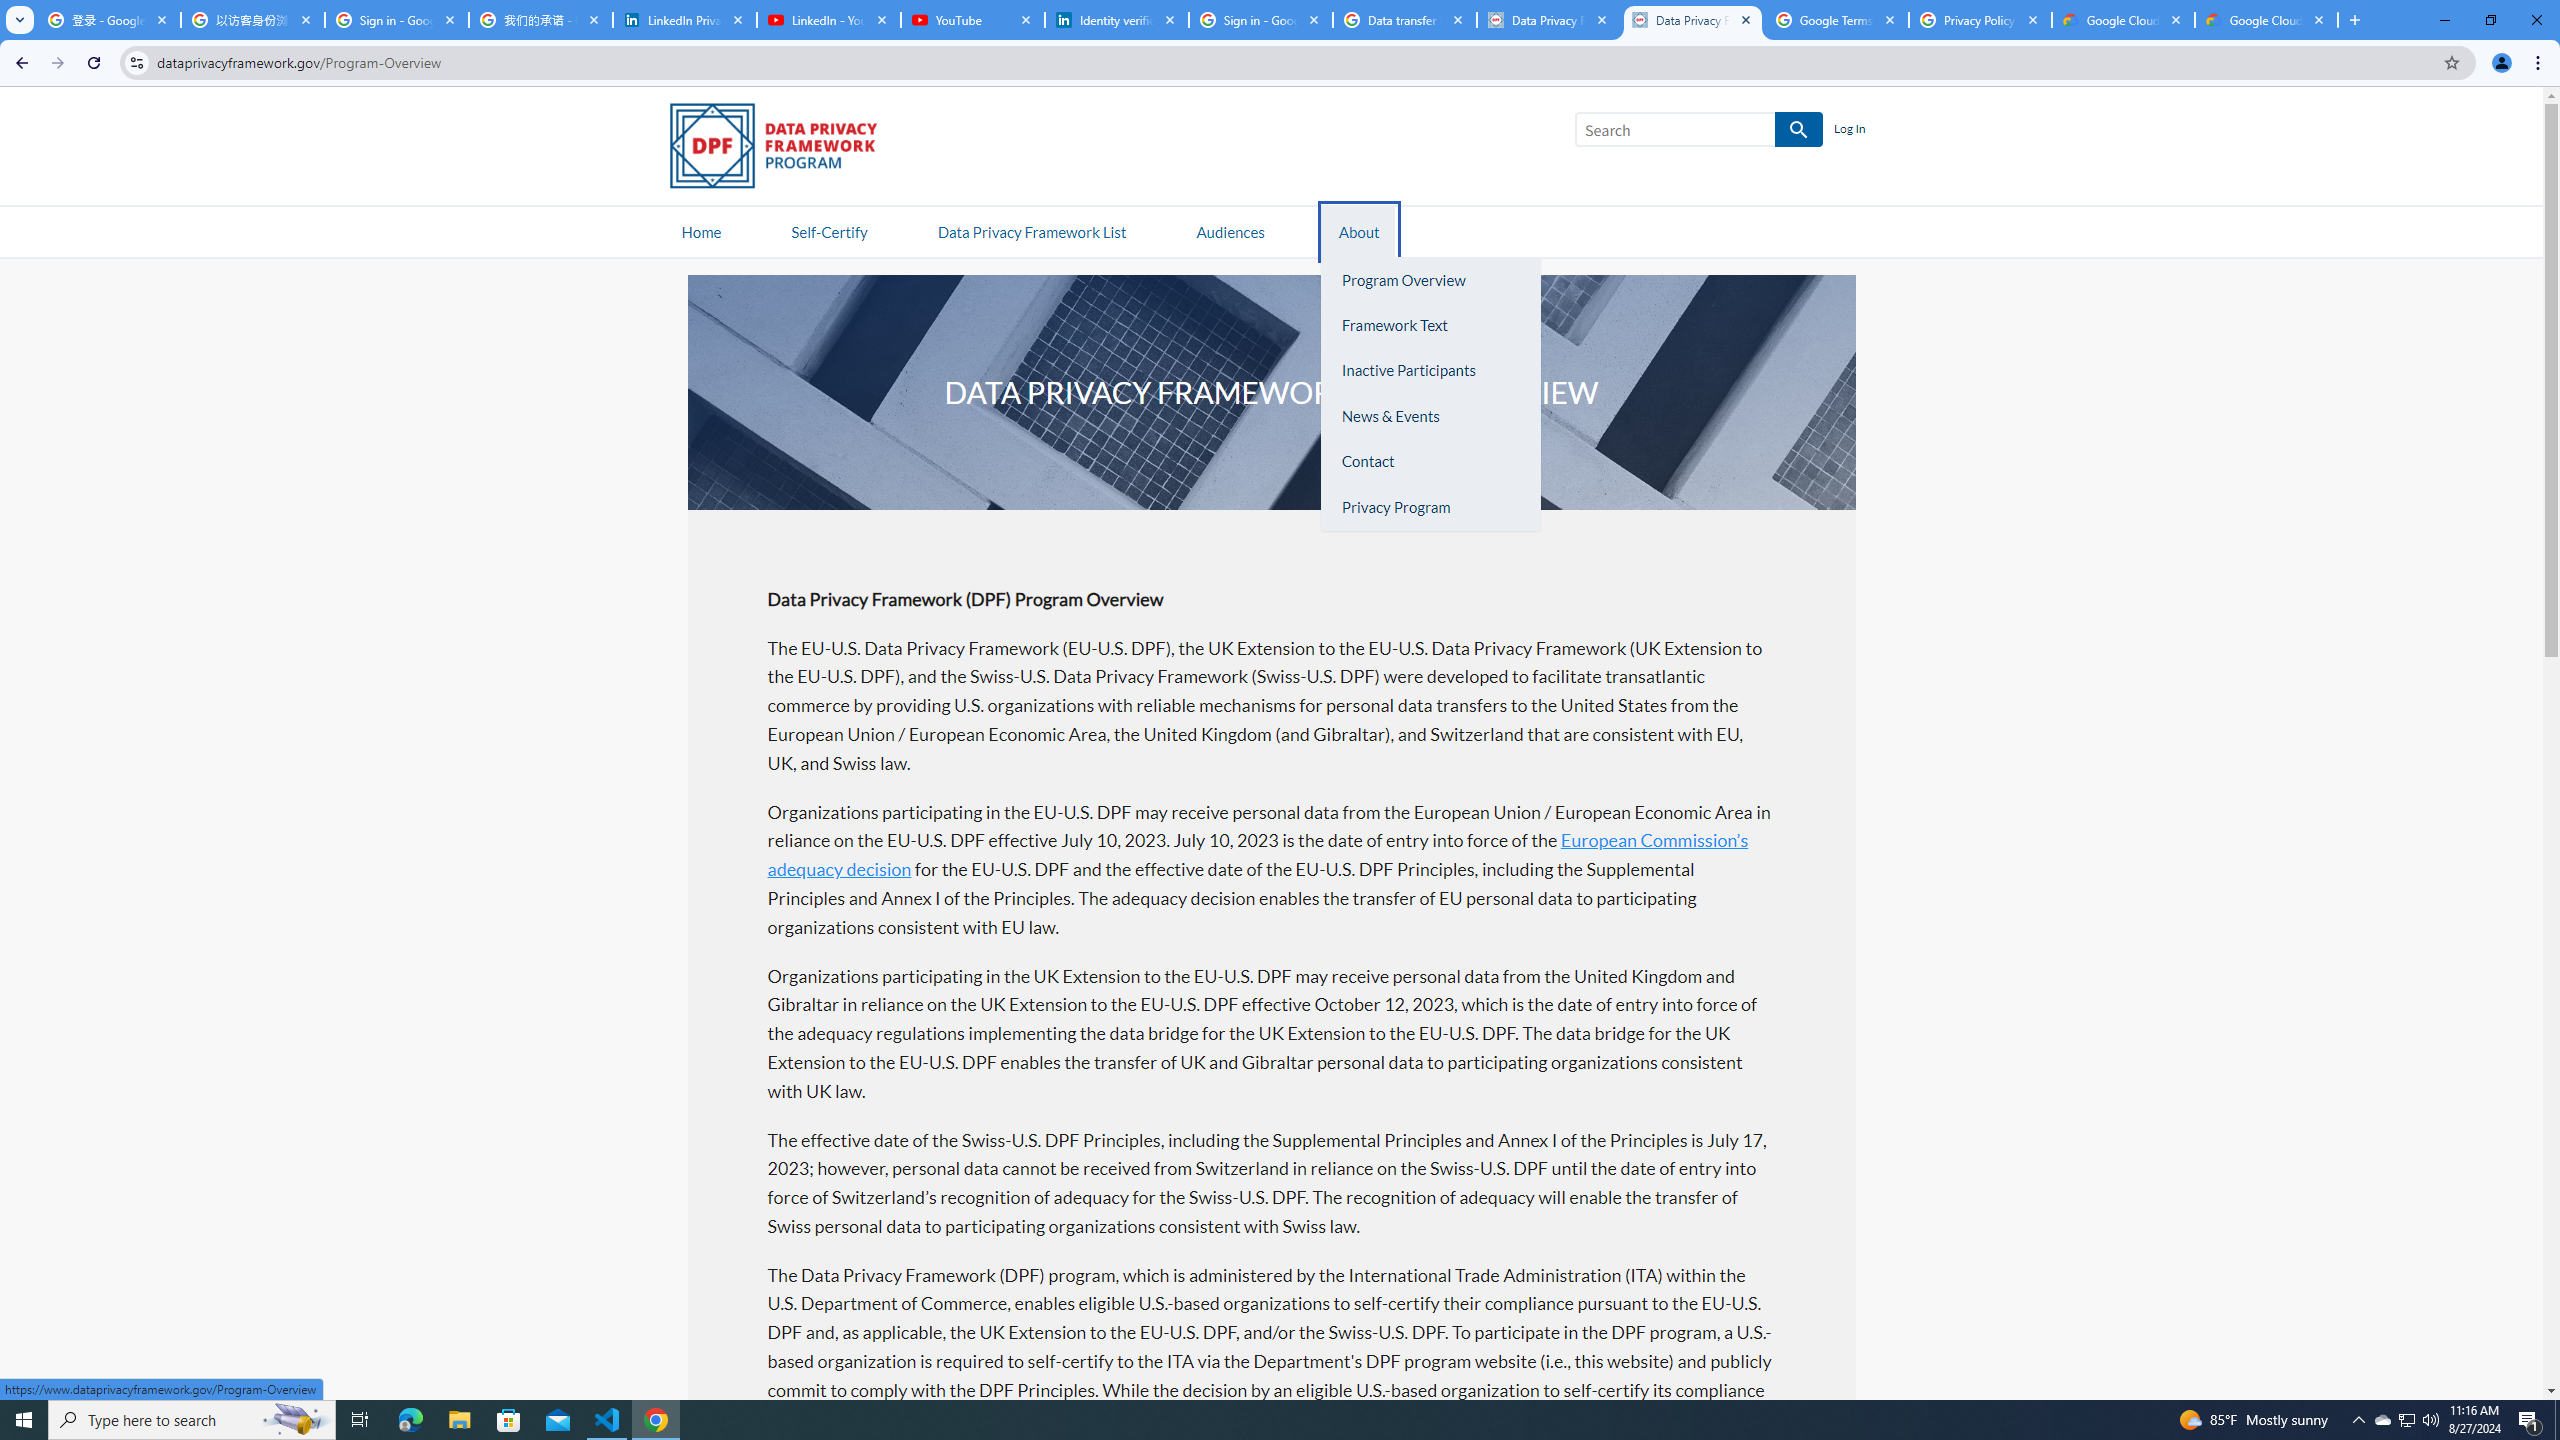 The image size is (2560, 1440). Describe the element at coordinates (828, 230) in the screenshot. I see `'Self-Certify'` at that location.